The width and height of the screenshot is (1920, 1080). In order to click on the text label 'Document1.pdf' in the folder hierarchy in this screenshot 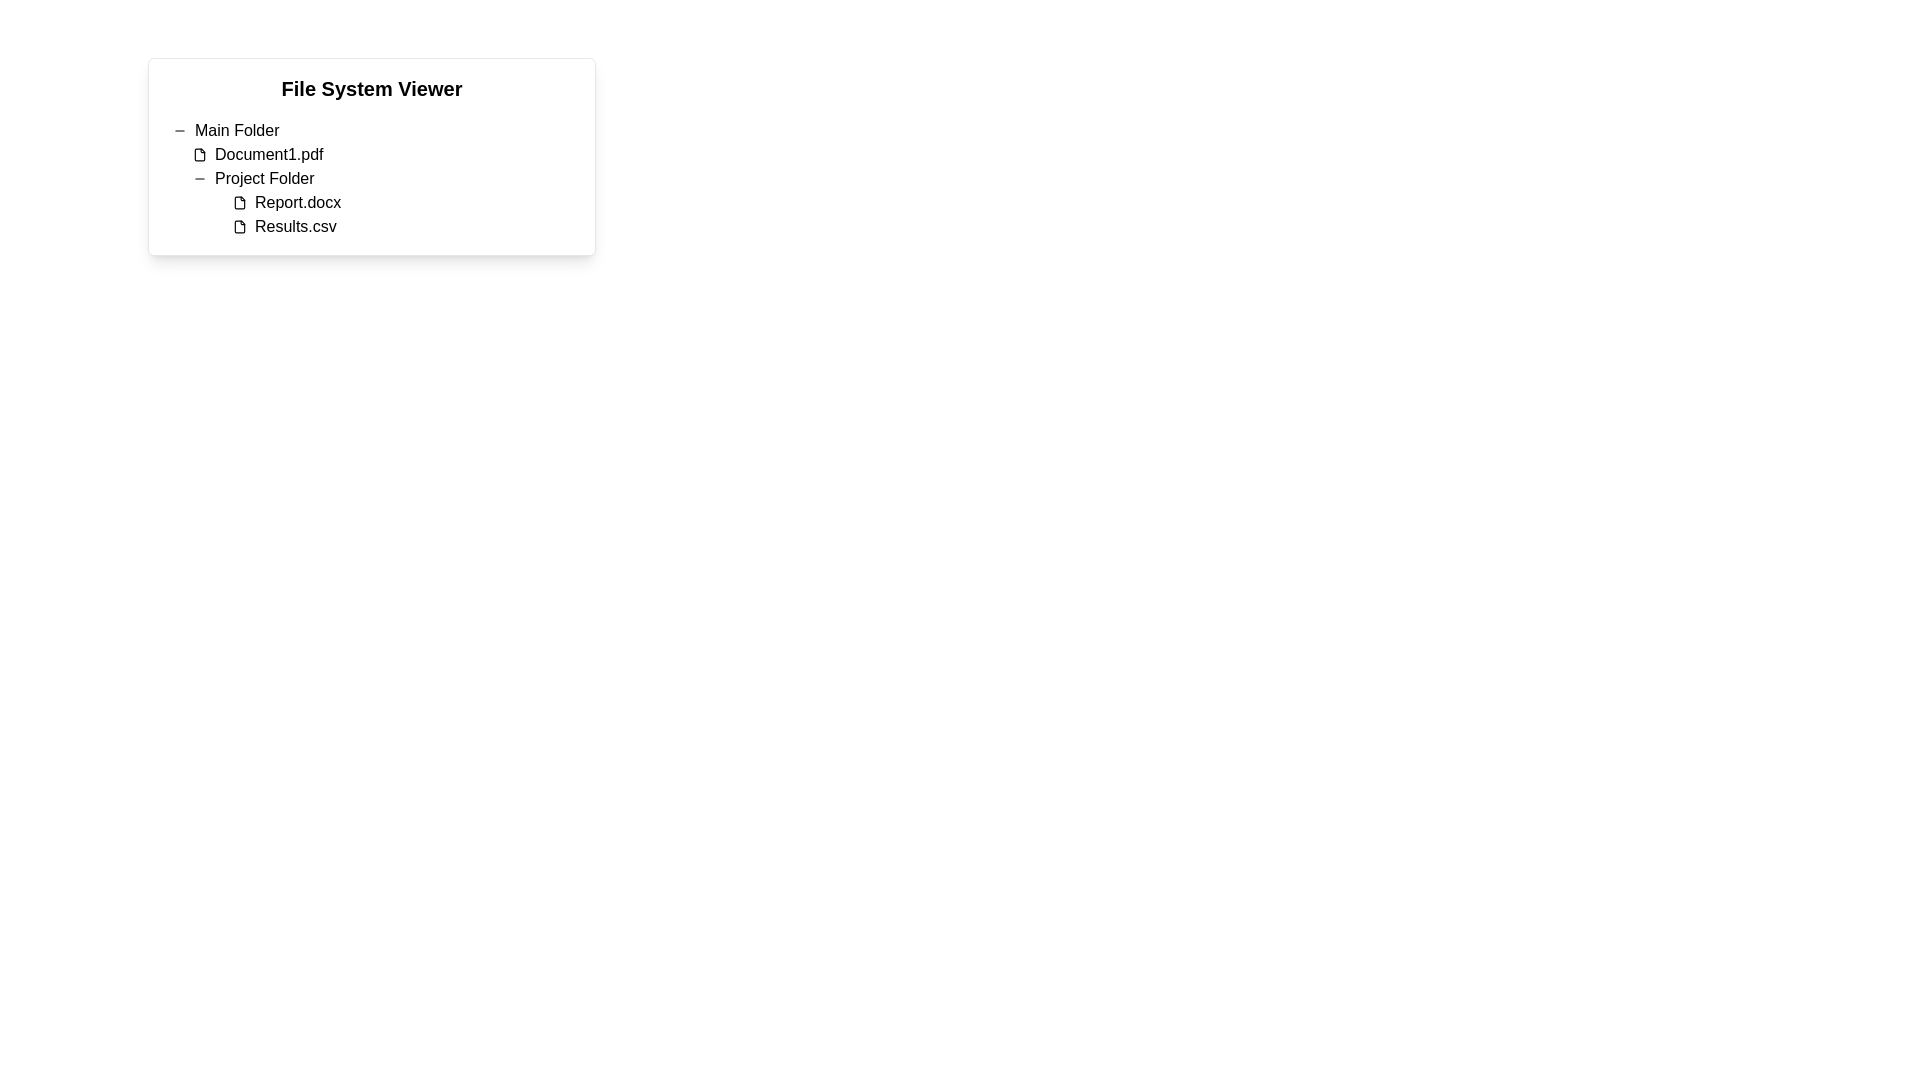, I will do `click(268, 153)`.